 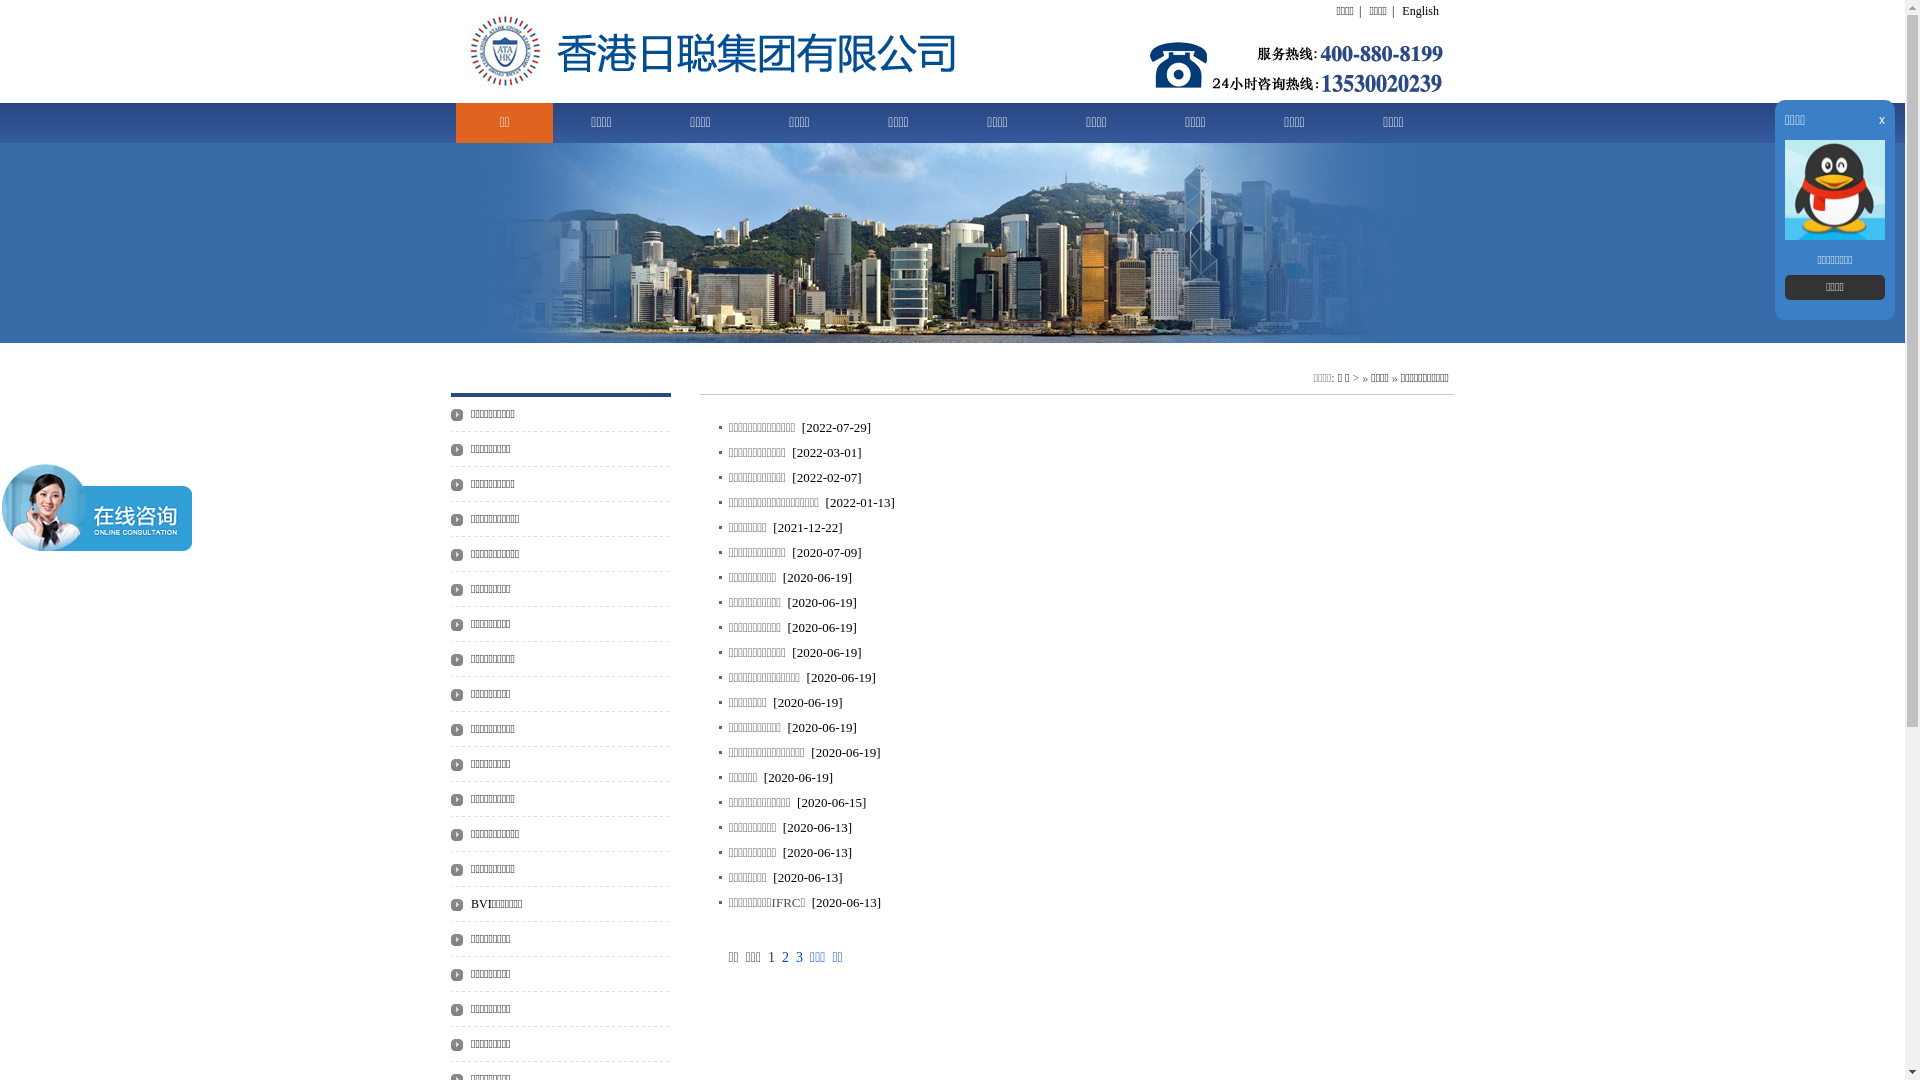 What do you see at coordinates (795, 956) in the screenshot?
I see `'3'` at bounding box center [795, 956].